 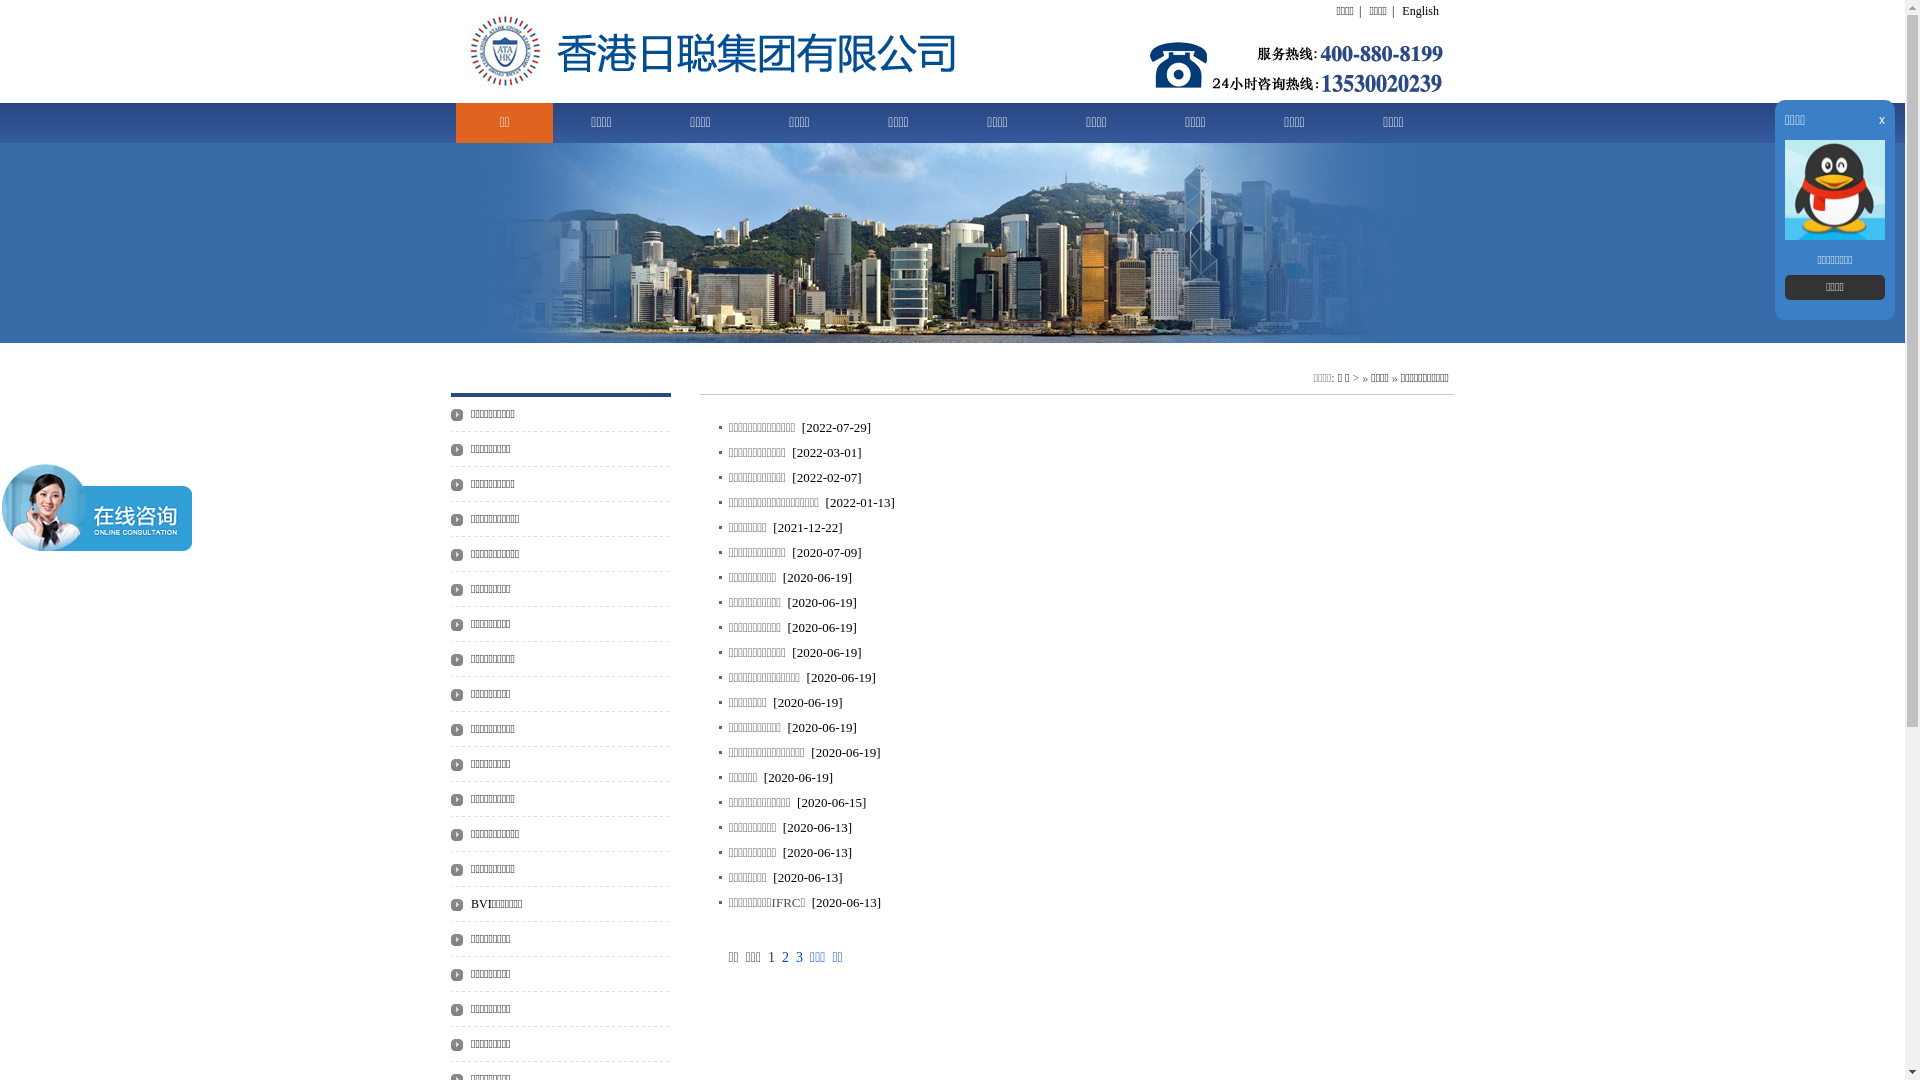 What do you see at coordinates (795, 956) in the screenshot?
I see `'3'` at bounding box center [795, 956].